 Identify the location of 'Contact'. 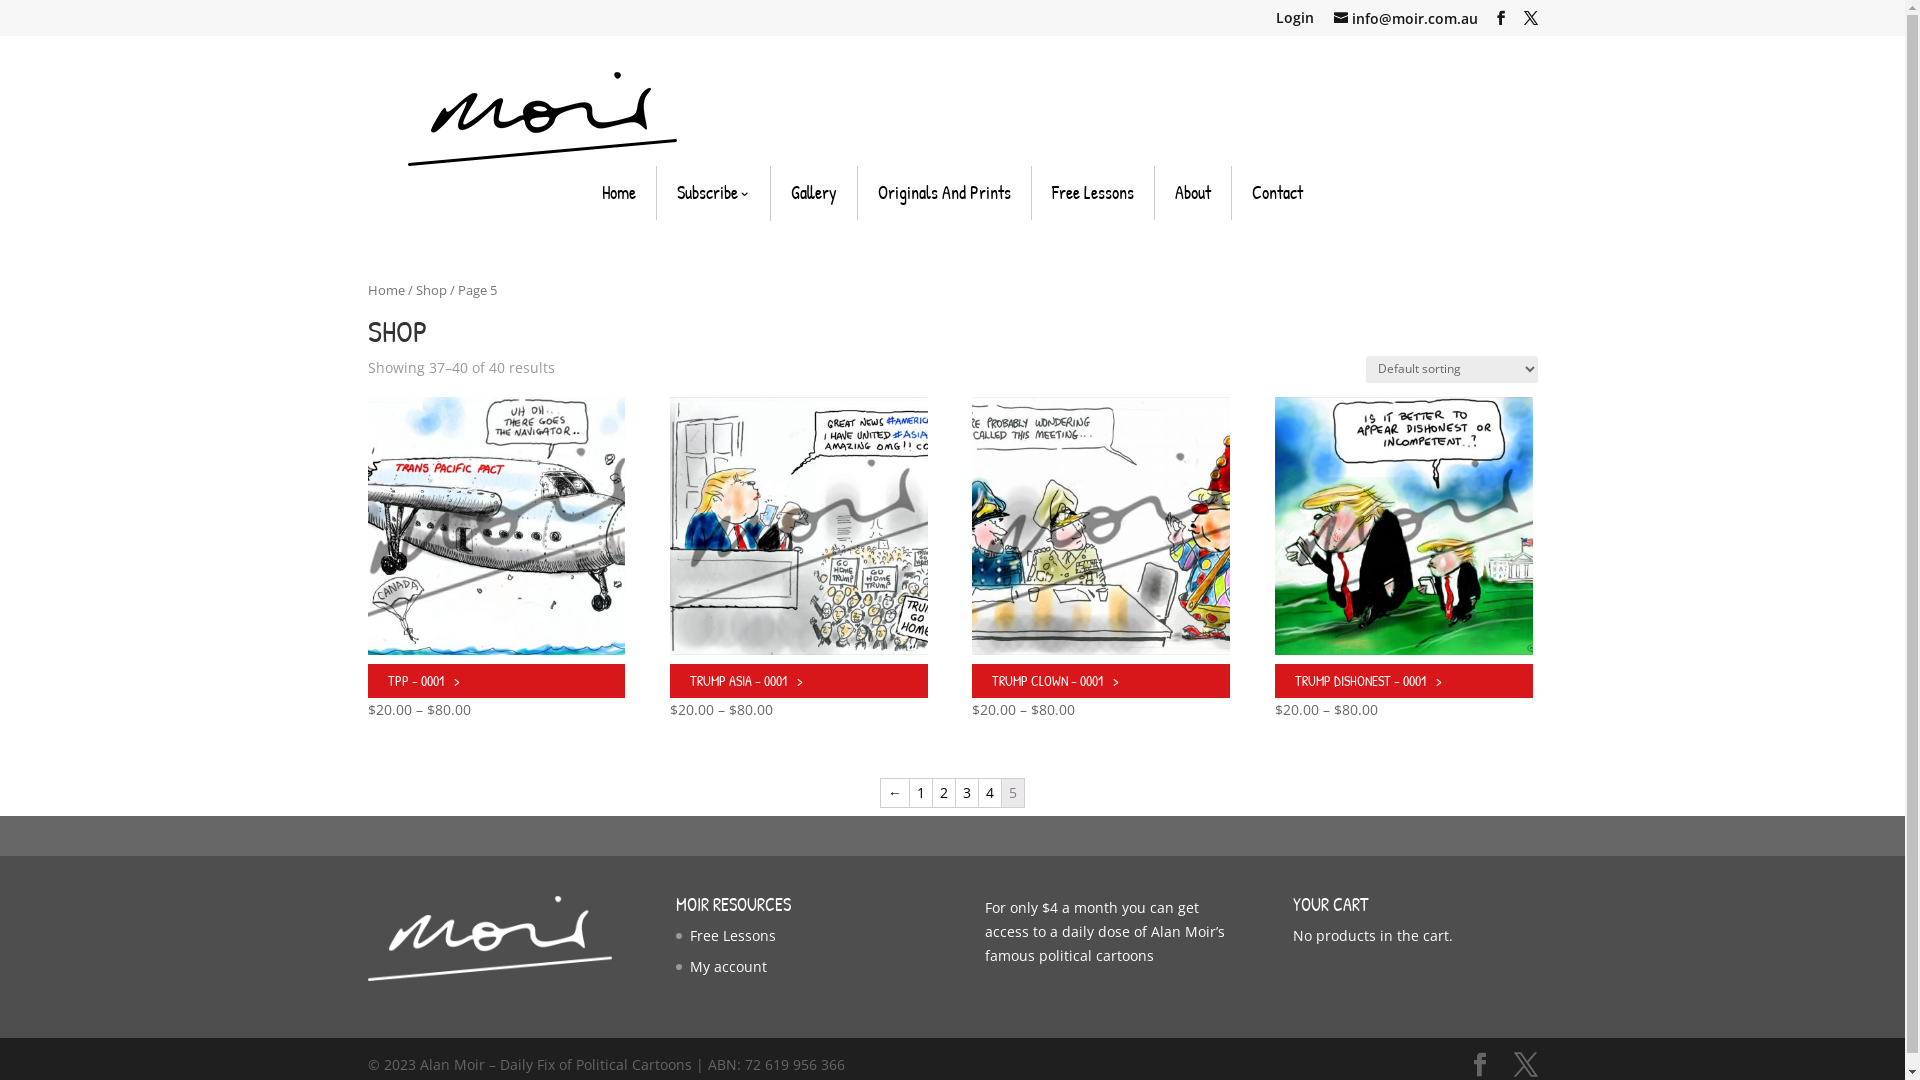
(1276, 192).